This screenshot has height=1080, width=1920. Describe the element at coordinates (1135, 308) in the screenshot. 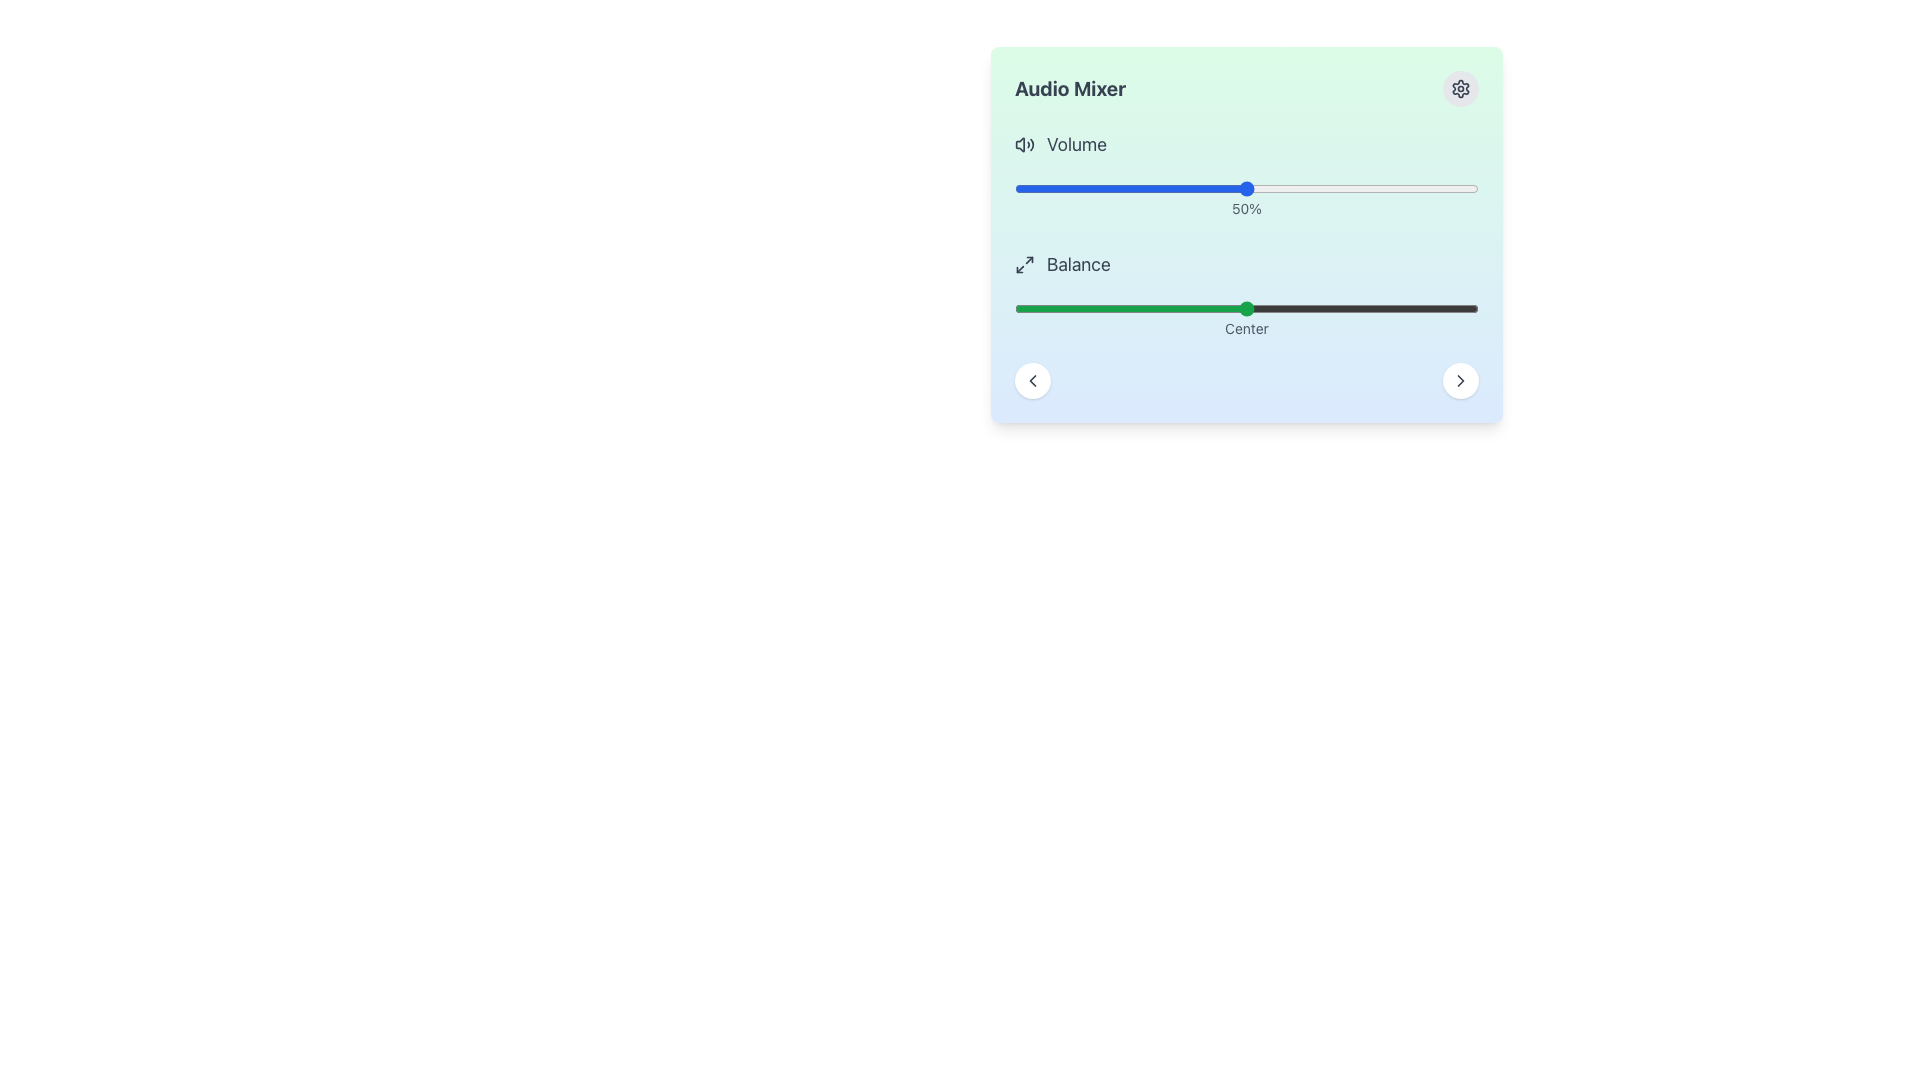

I see `balance` at that location.